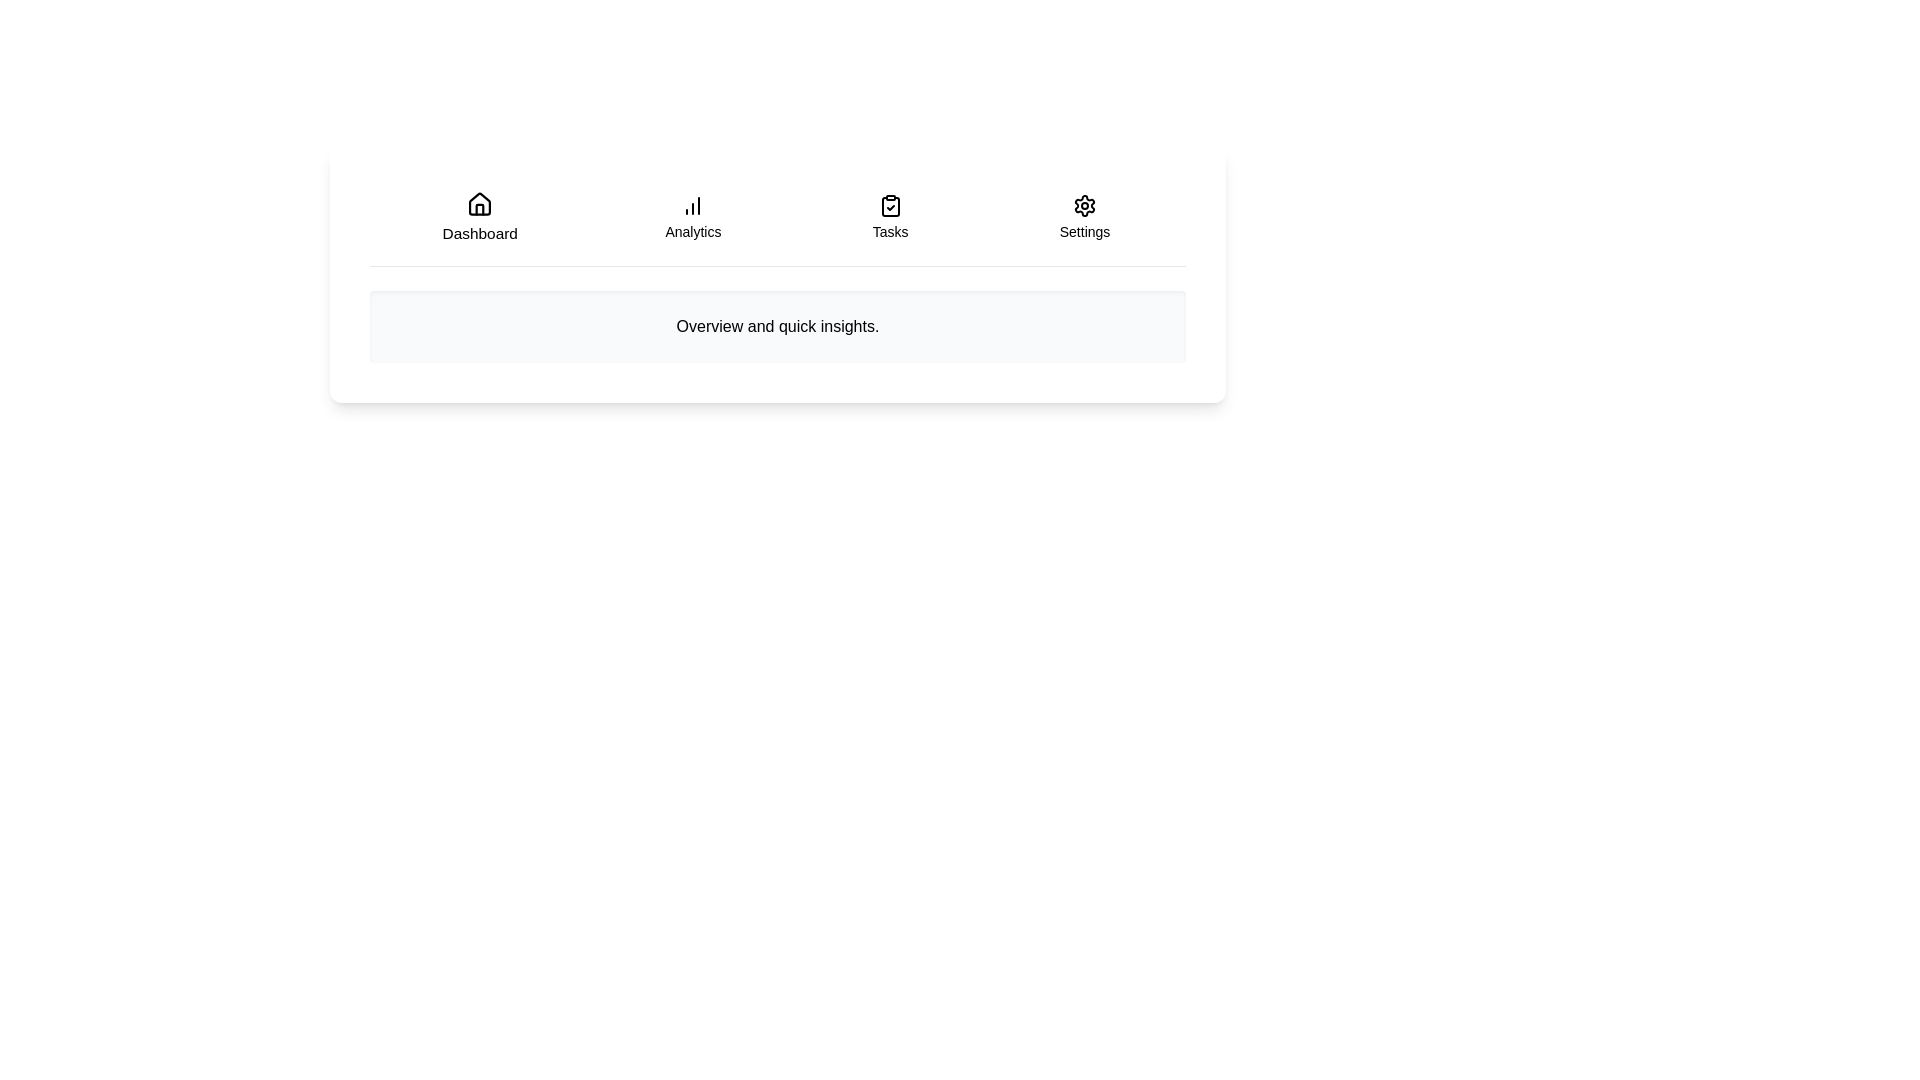 This screenshot has width=1920, height=1080. I want to click on the 'Tasks' text label located below the clipboard icon in the navigation bar, so click(889, 230).